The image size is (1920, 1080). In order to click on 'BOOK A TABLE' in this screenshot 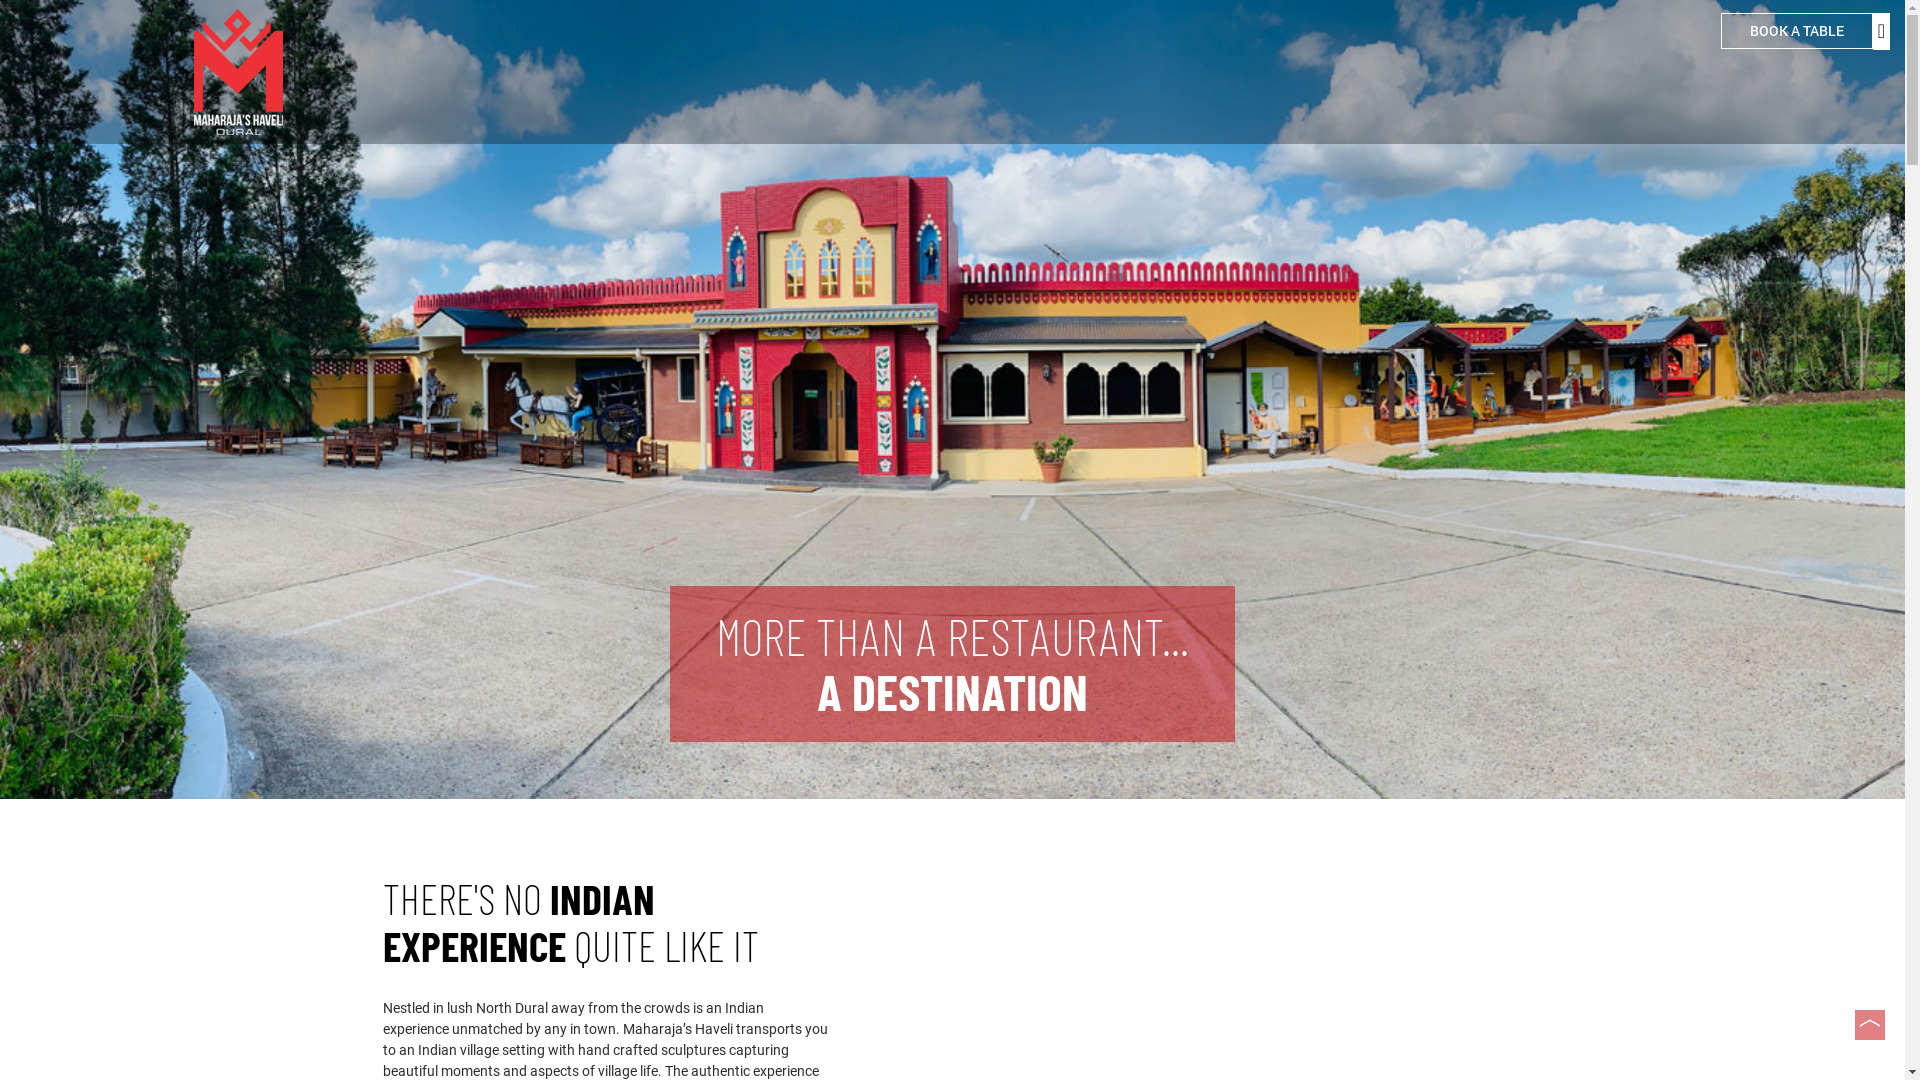, I will do `click(1796, 30)`.